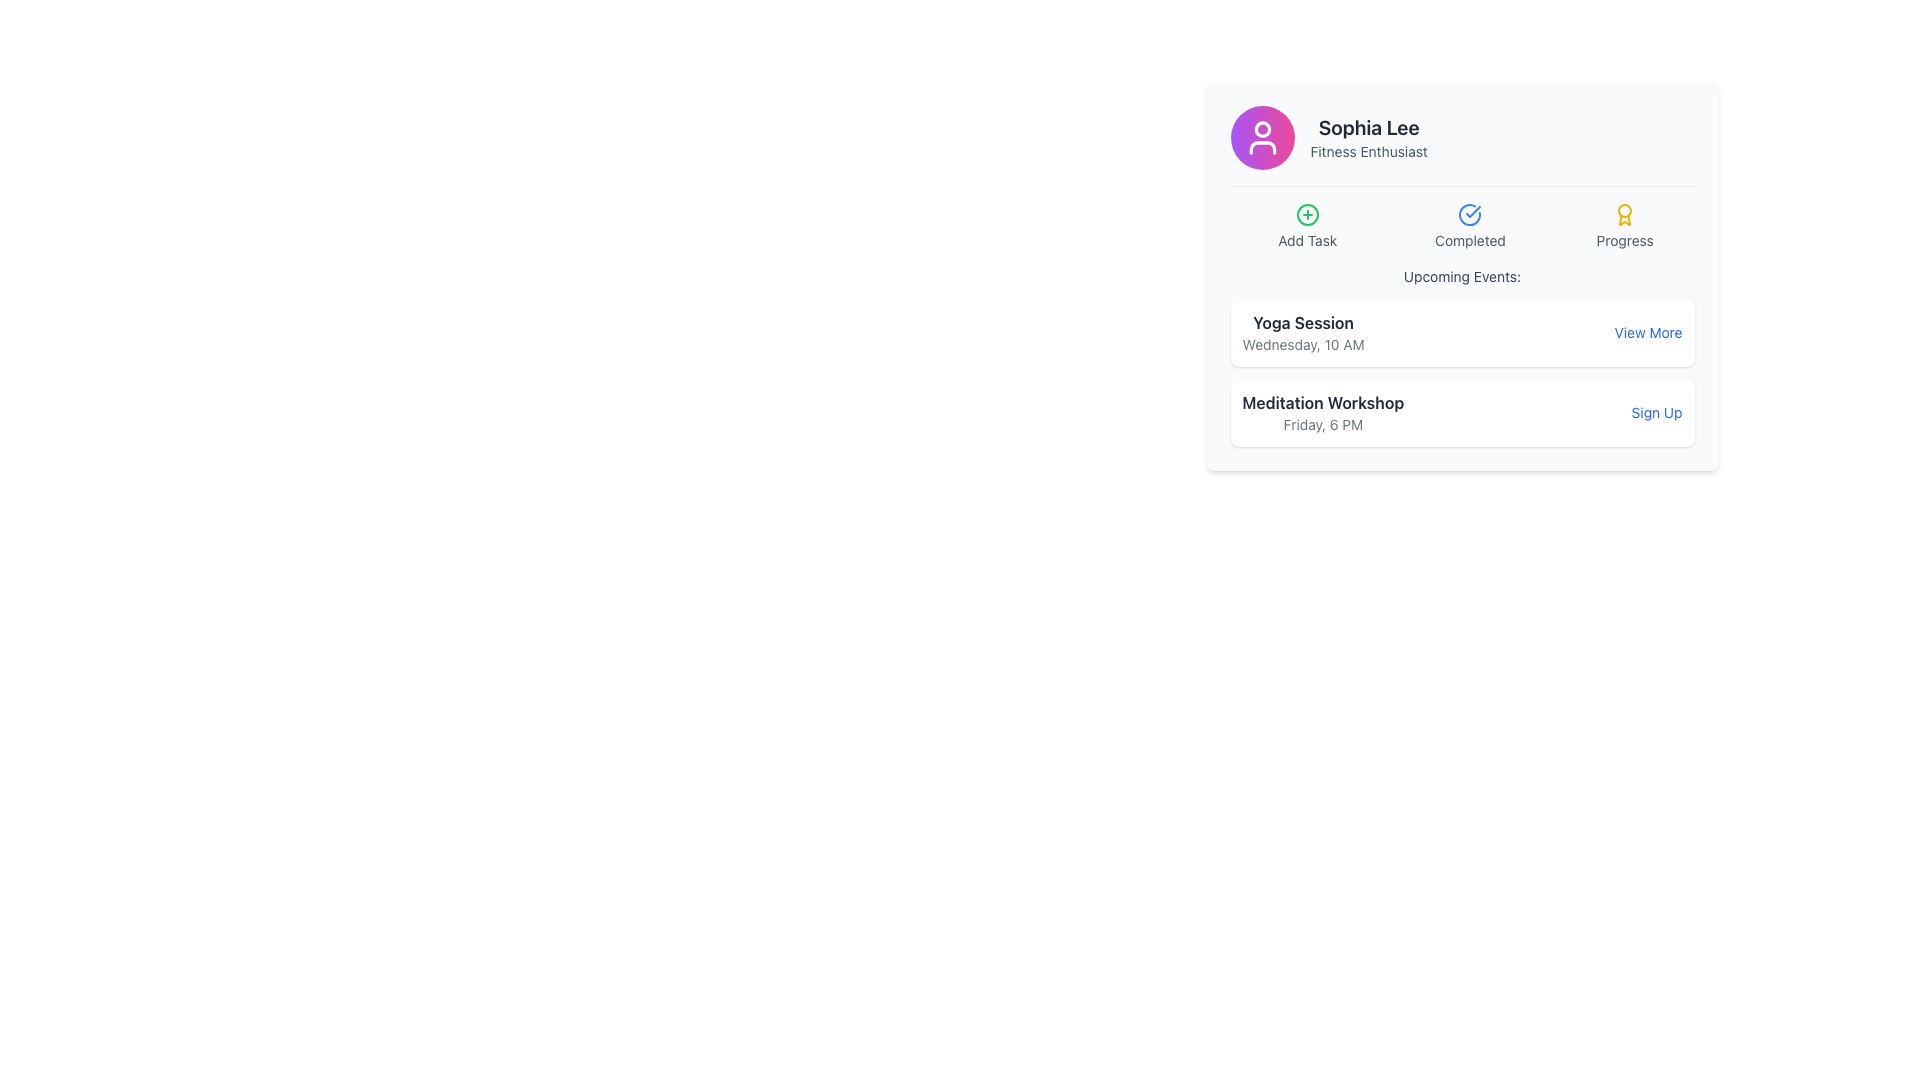 The height and width of the screenshot is (1080, 1920). Describe the element at coordinates (1307, 239) in the screenshot. I see `the descriptive label text located beneath the green circular 'plus' icon, which indicates an action to add a task` at that location.